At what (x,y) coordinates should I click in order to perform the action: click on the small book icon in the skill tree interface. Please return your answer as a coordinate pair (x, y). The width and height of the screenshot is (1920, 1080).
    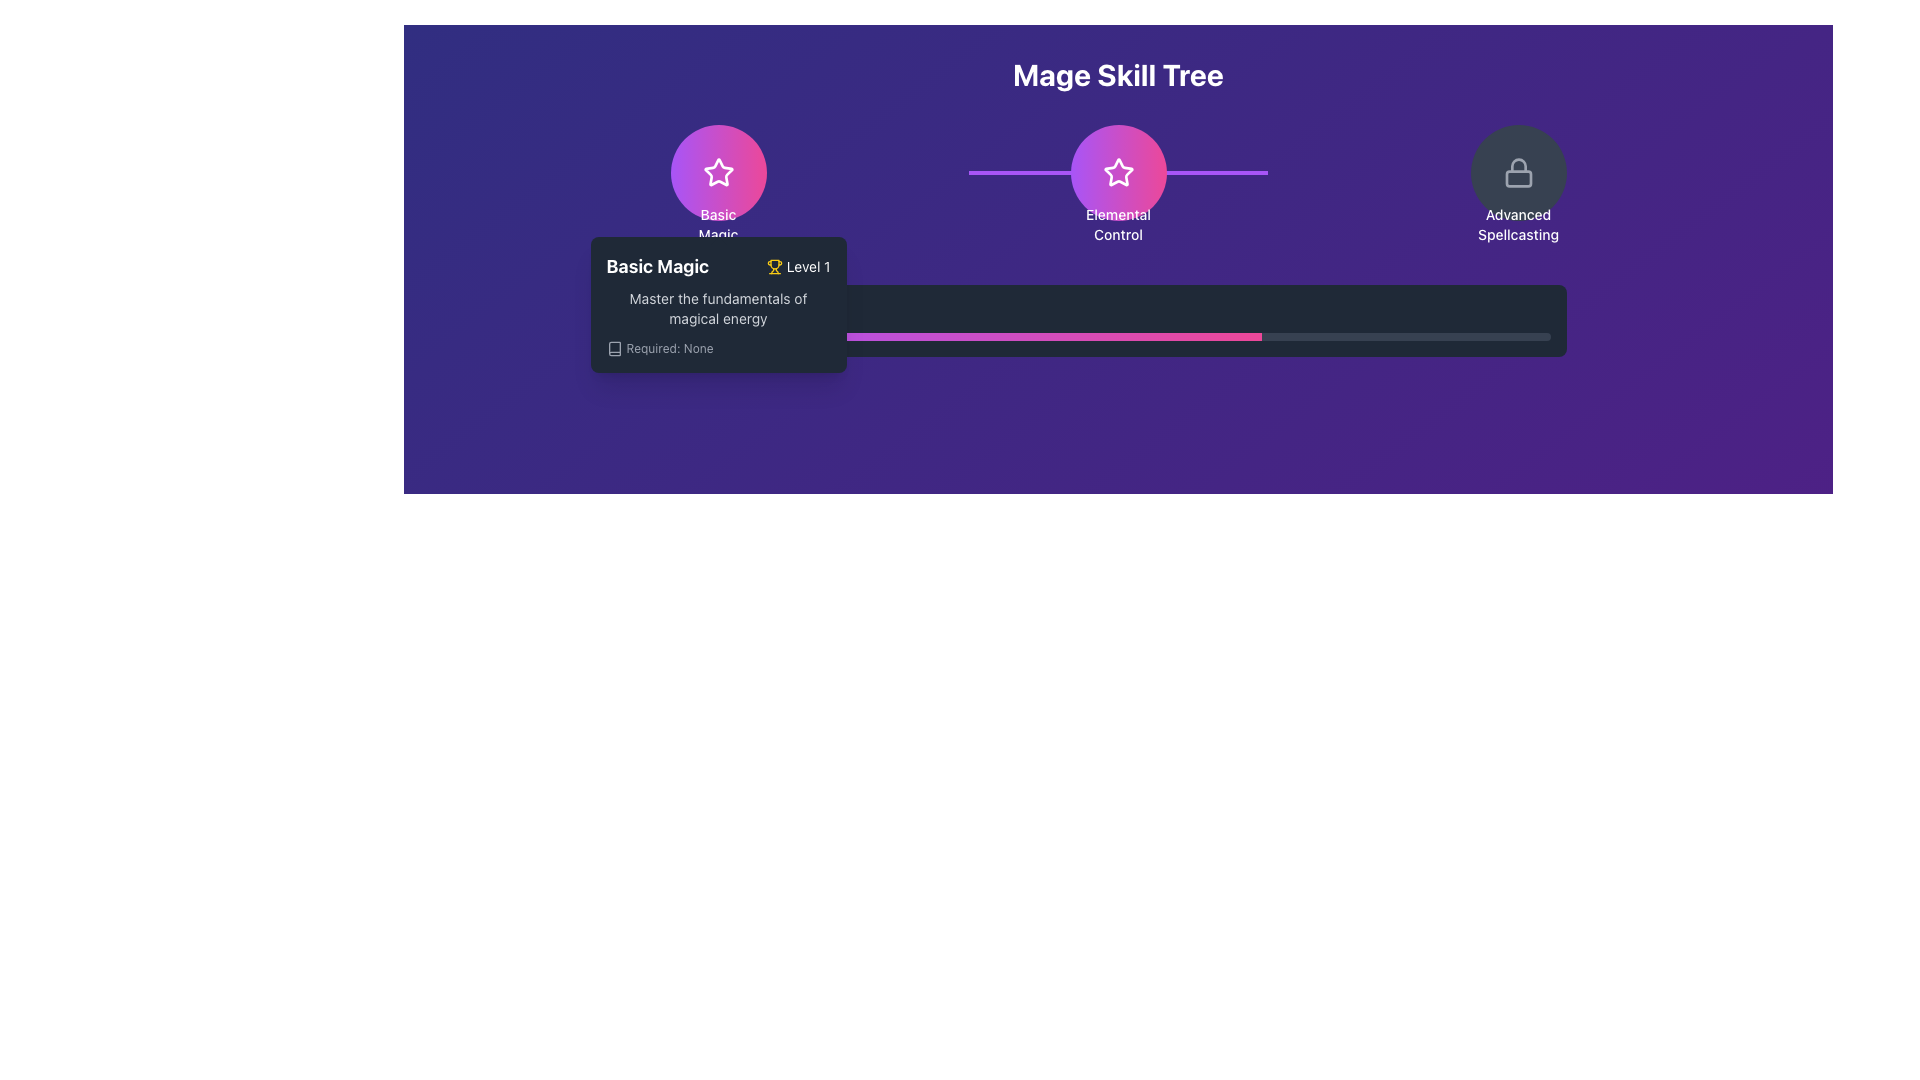
    Looking at the image, I should click on (613, 347).